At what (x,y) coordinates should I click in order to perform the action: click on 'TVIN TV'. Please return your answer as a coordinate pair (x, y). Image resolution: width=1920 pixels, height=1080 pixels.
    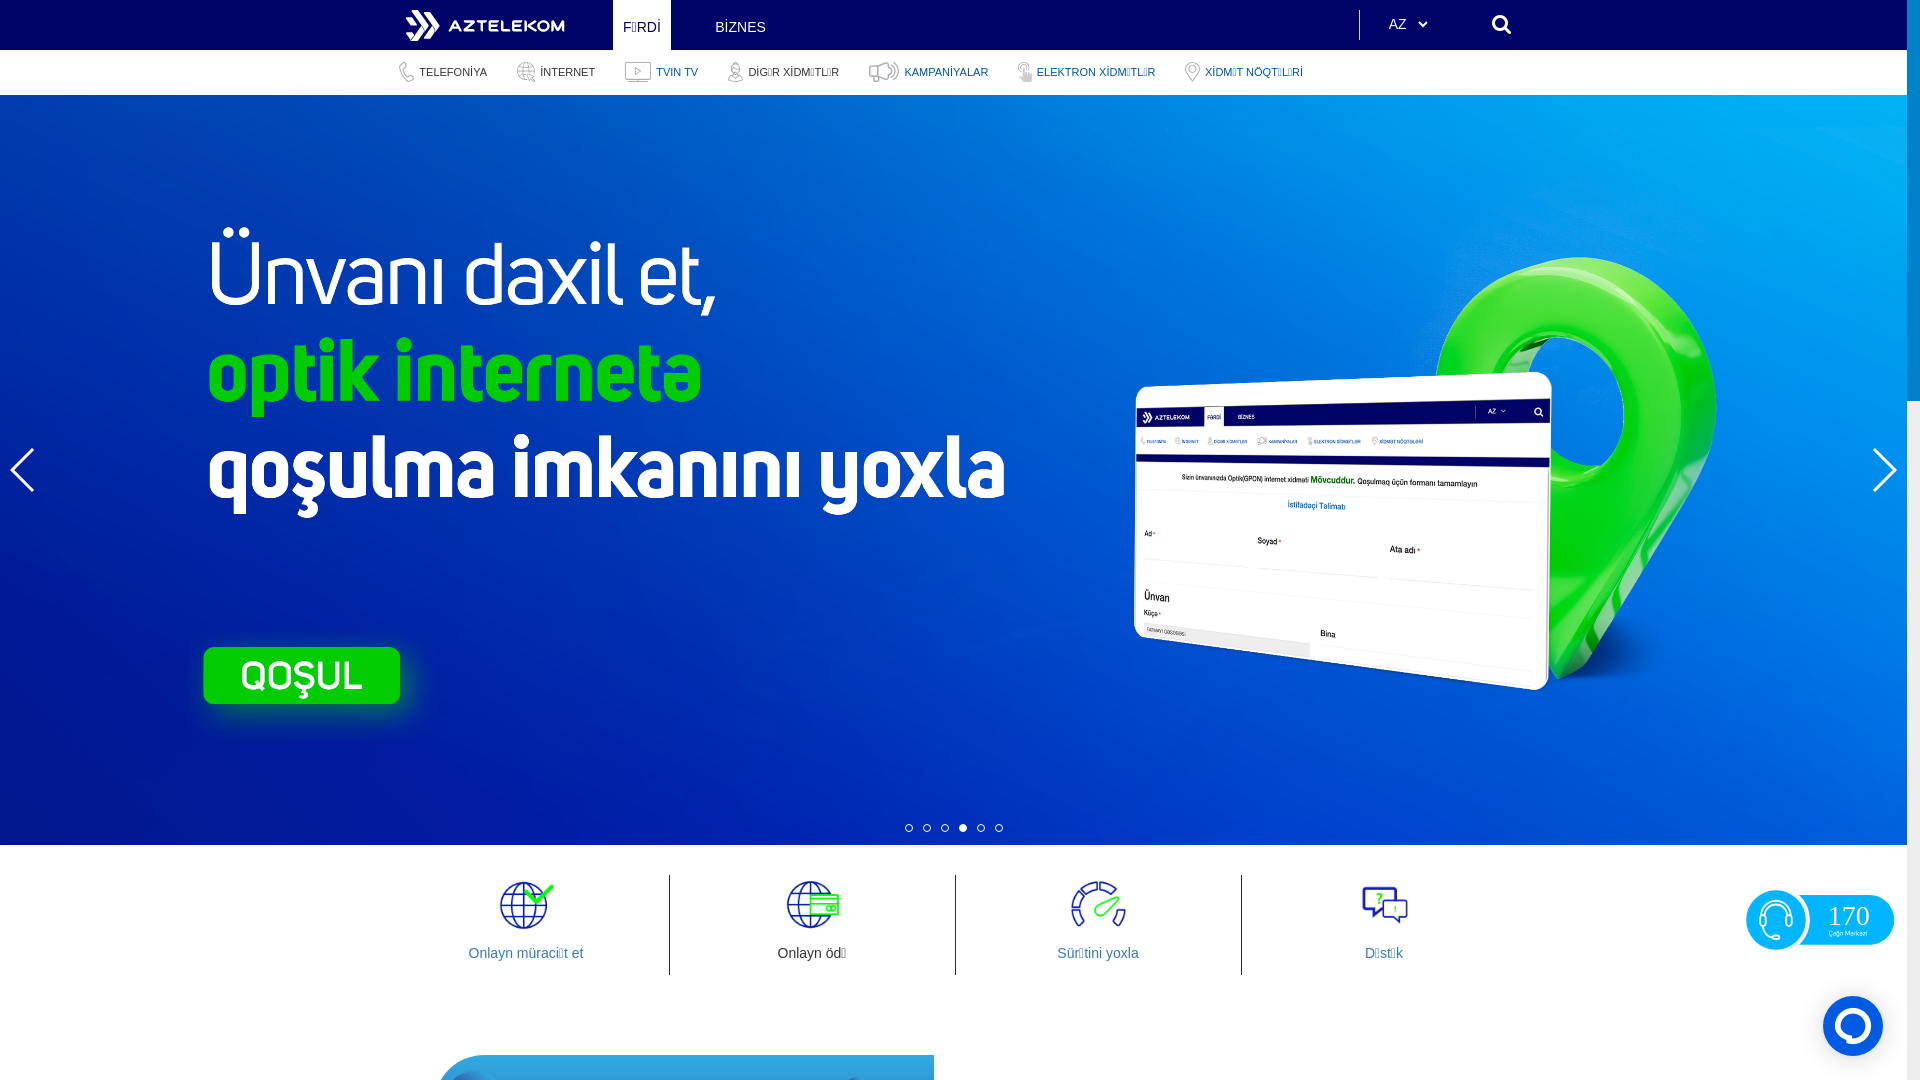
    Looking at the image, I should click on (661, 71).